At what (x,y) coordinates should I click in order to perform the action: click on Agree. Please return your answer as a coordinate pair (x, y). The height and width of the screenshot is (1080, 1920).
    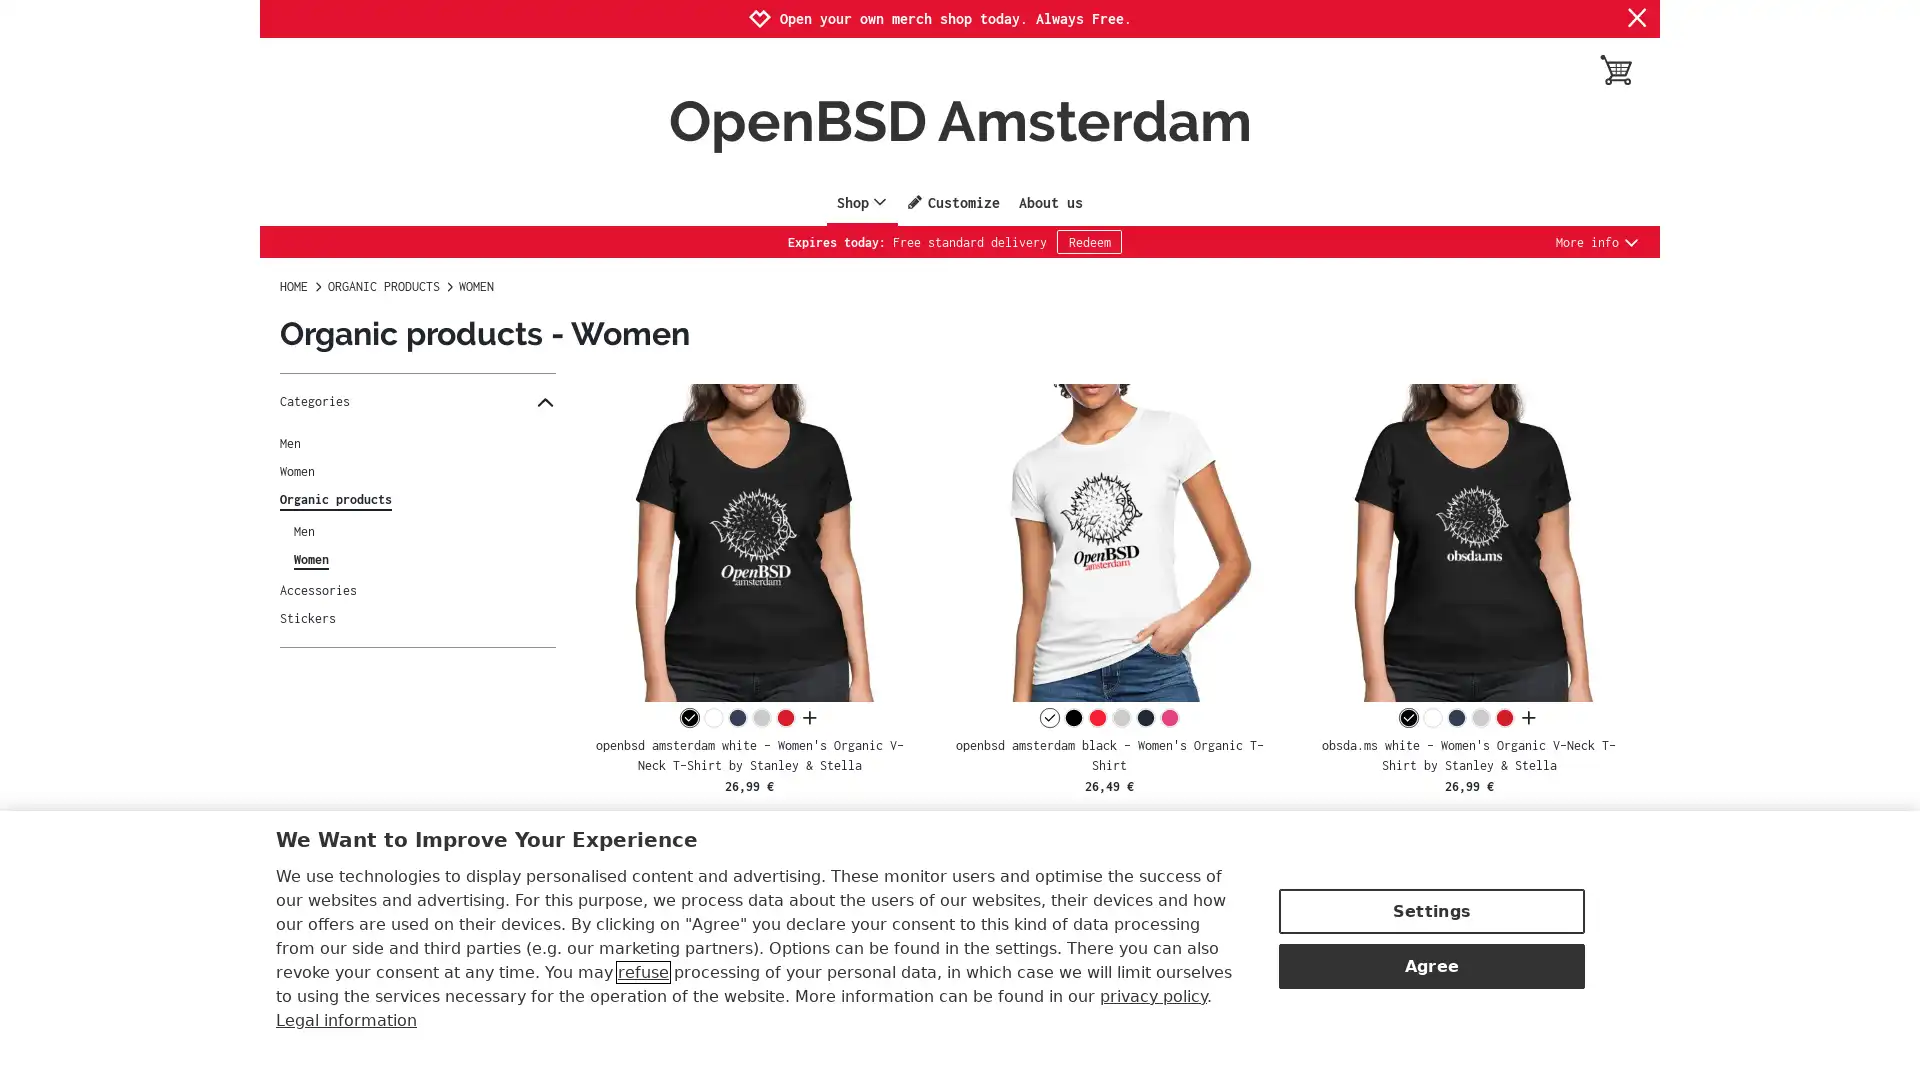
    Looking at the image, I should click on (1430, 963).